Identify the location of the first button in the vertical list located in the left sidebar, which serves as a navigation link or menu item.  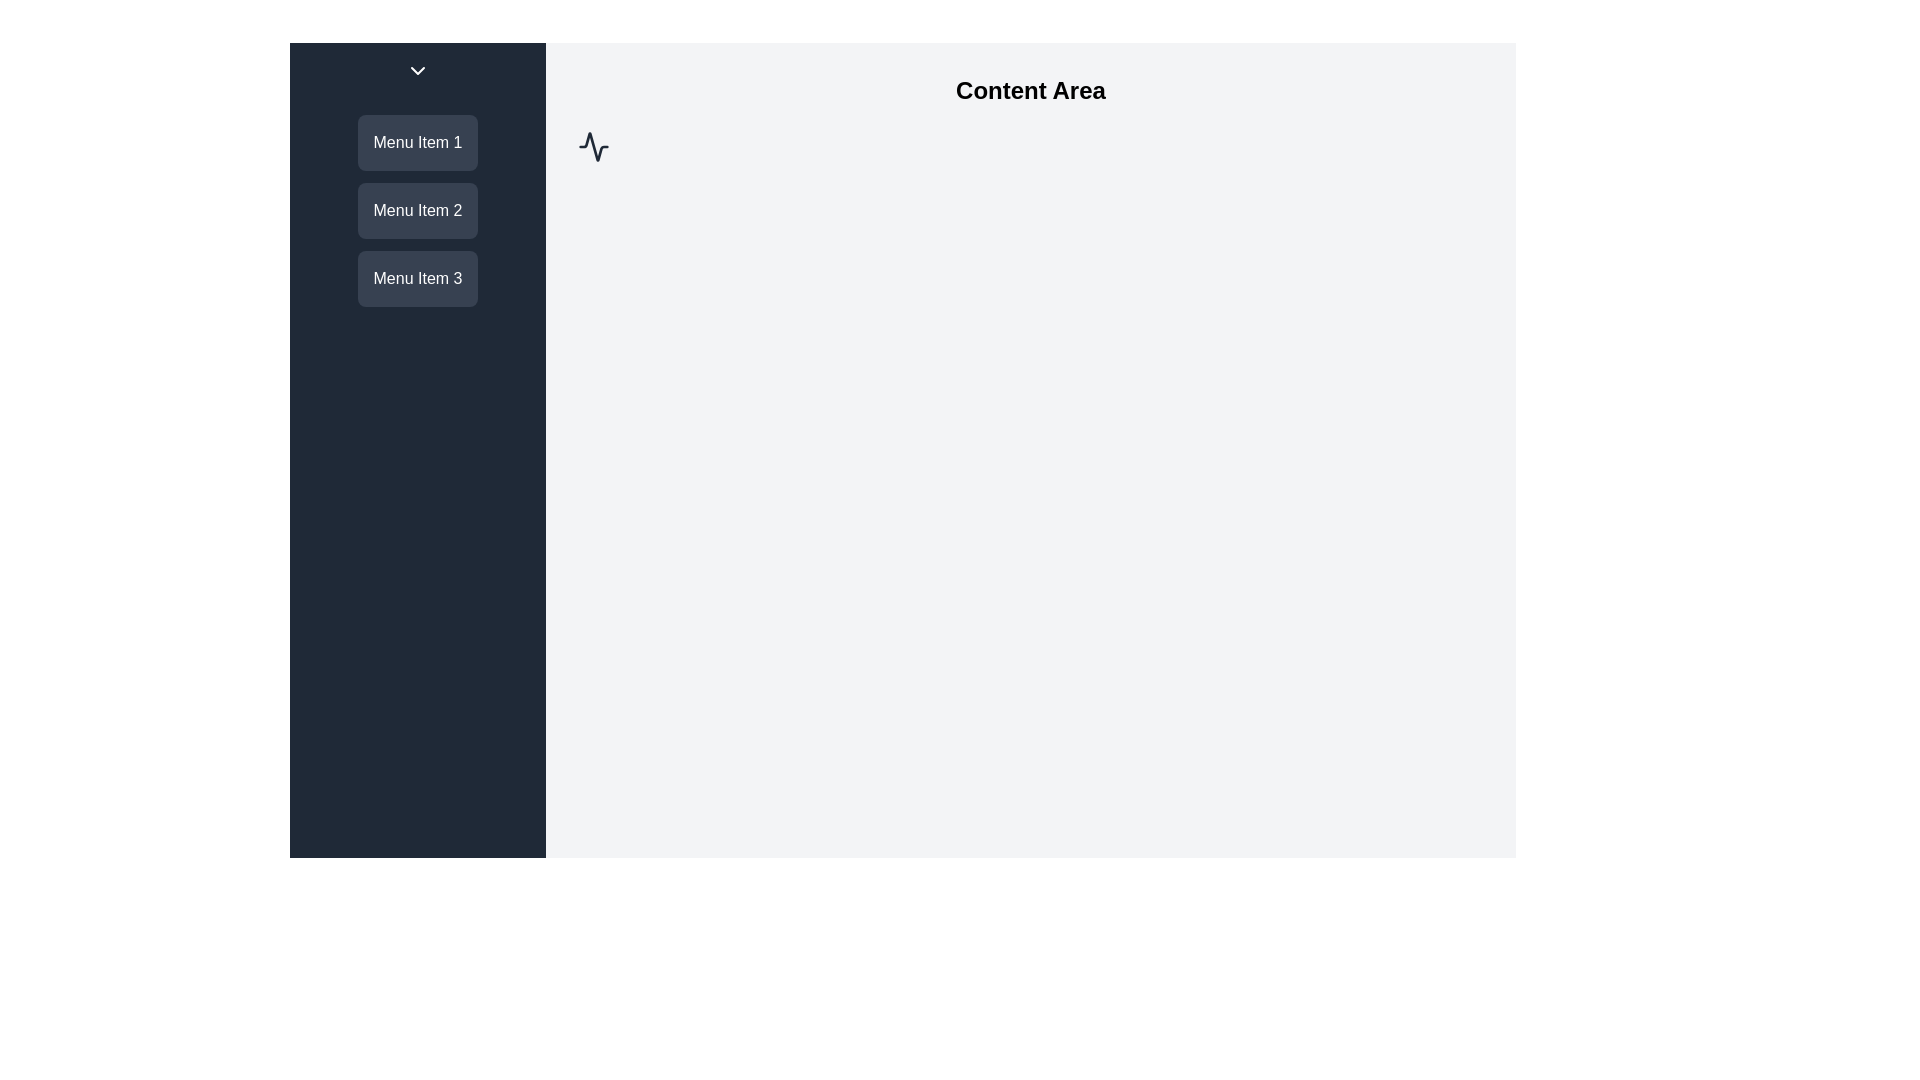
(416, 141).